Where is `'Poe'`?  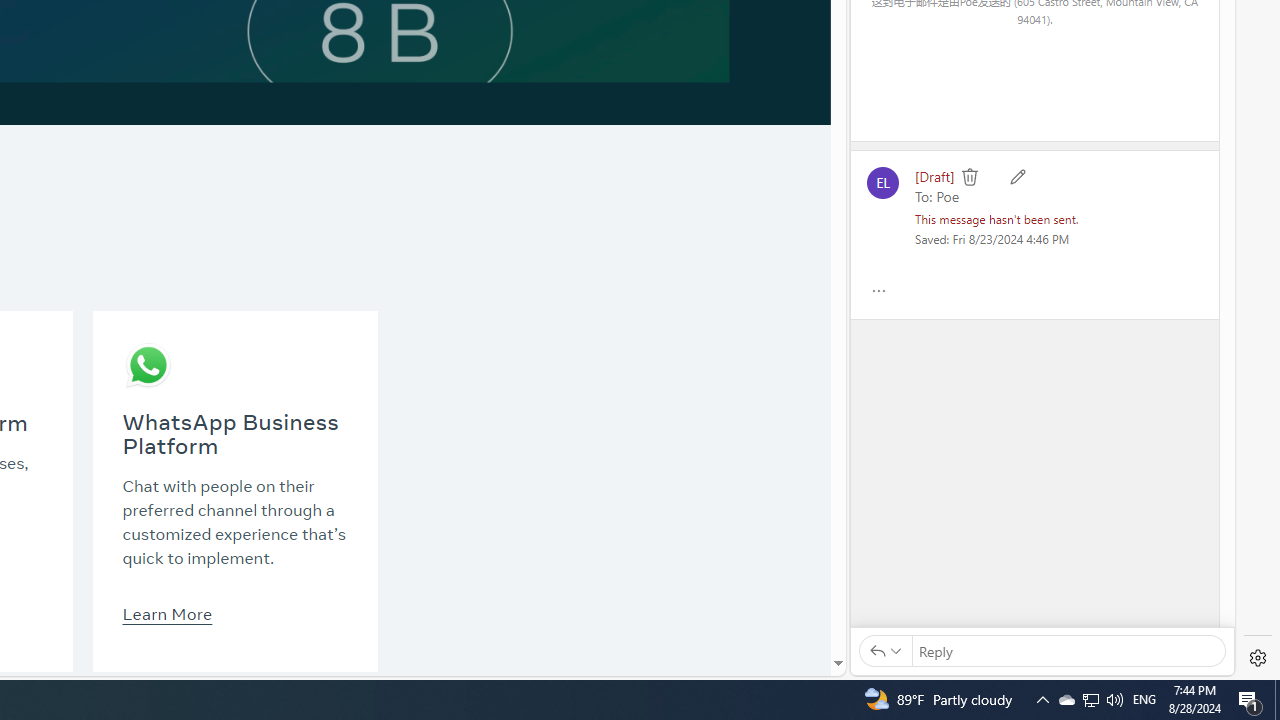
'Poe' is located at coordinates (946, 195).